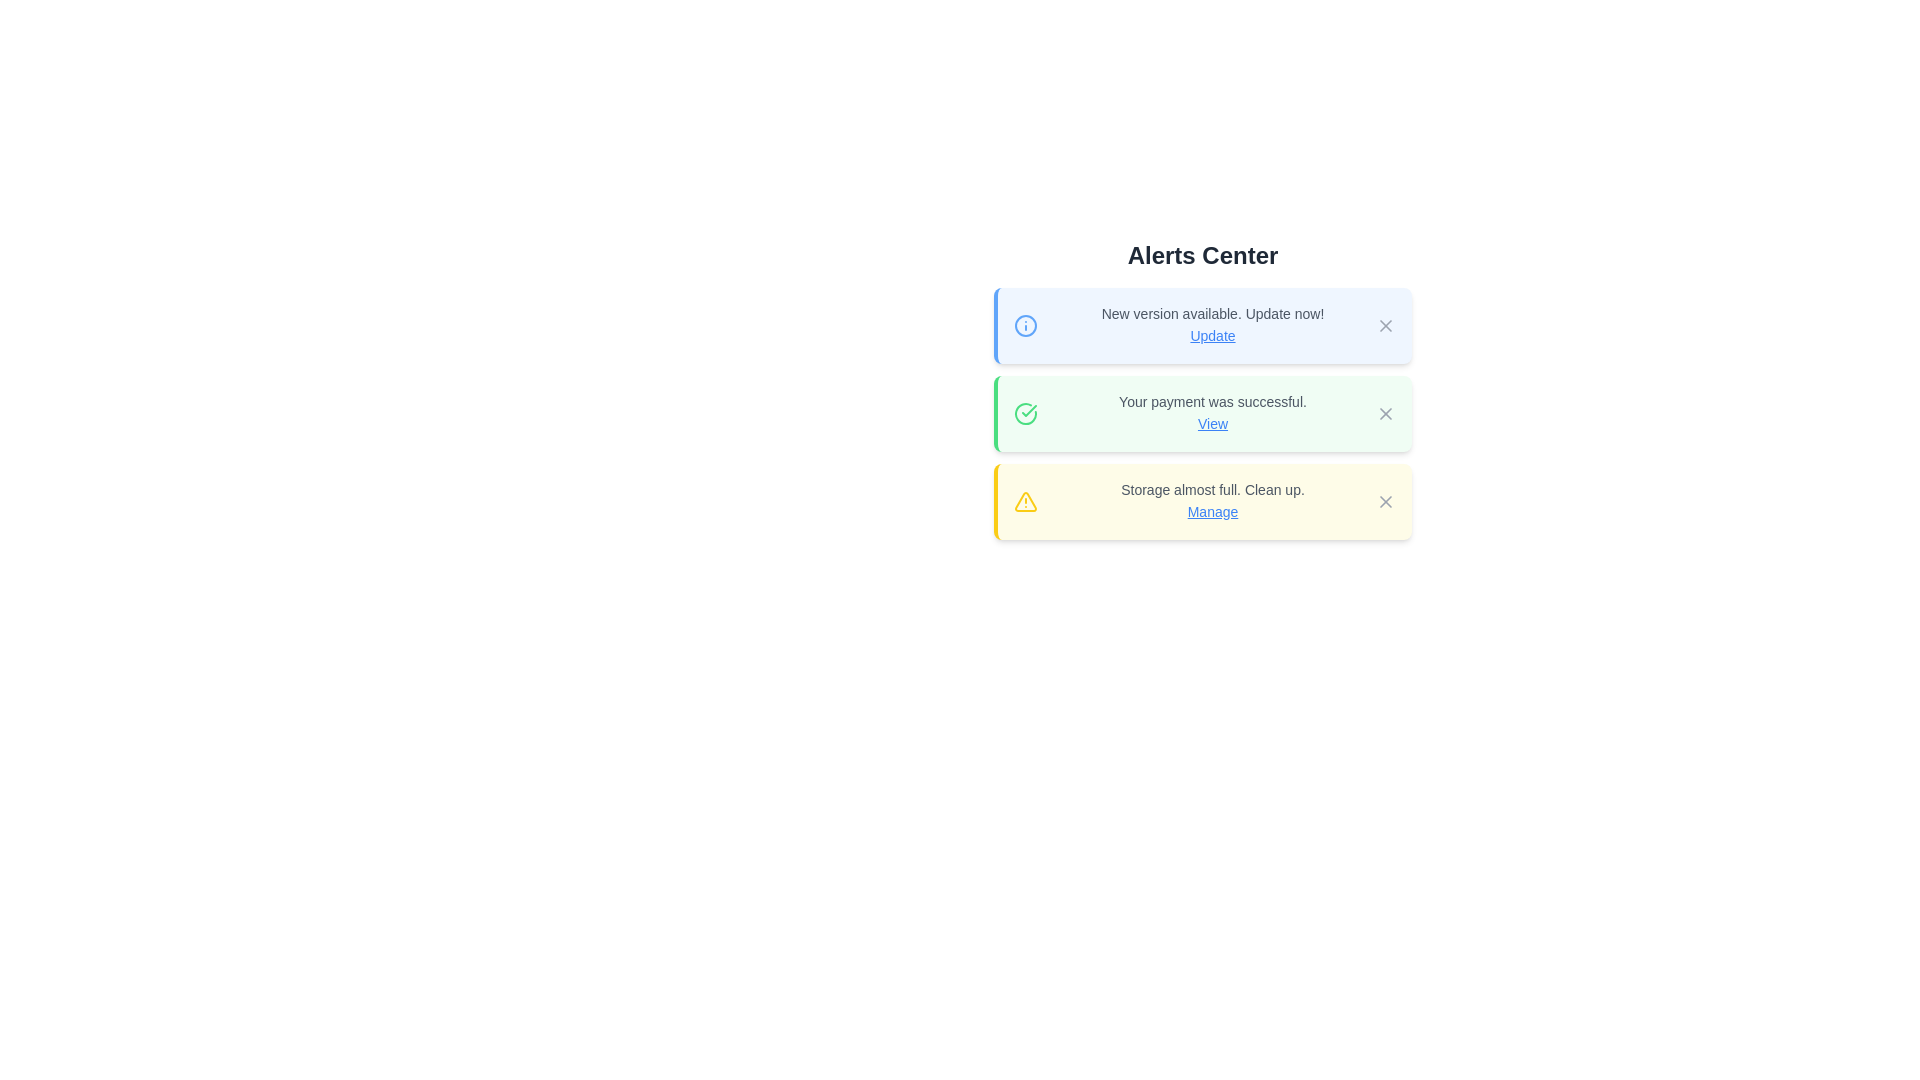 This screenshot has height=1080, width=1920. I want to click on the gray 'X' icon button in the top-right corner of the green notification panel that indicates 'Your payment was successful', so click(1385, 412).